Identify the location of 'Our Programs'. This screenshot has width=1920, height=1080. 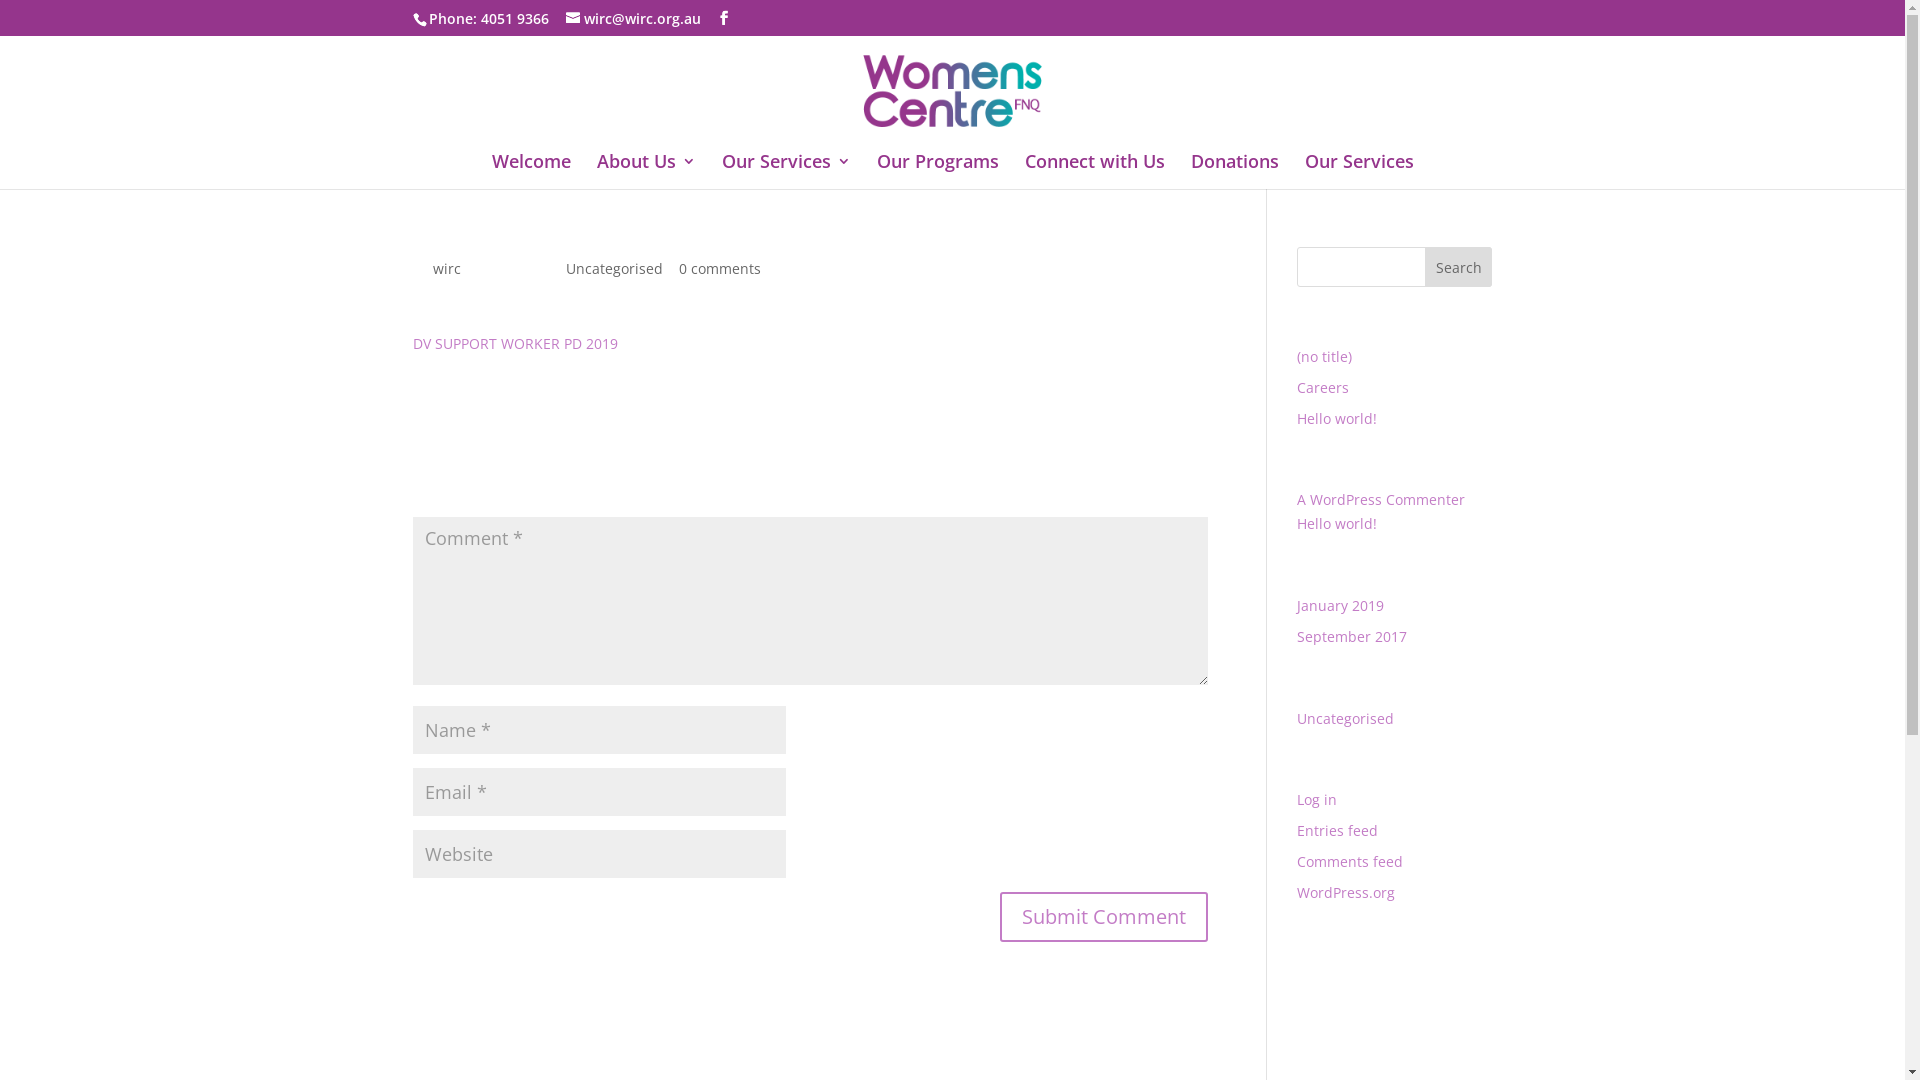
(935, 170).